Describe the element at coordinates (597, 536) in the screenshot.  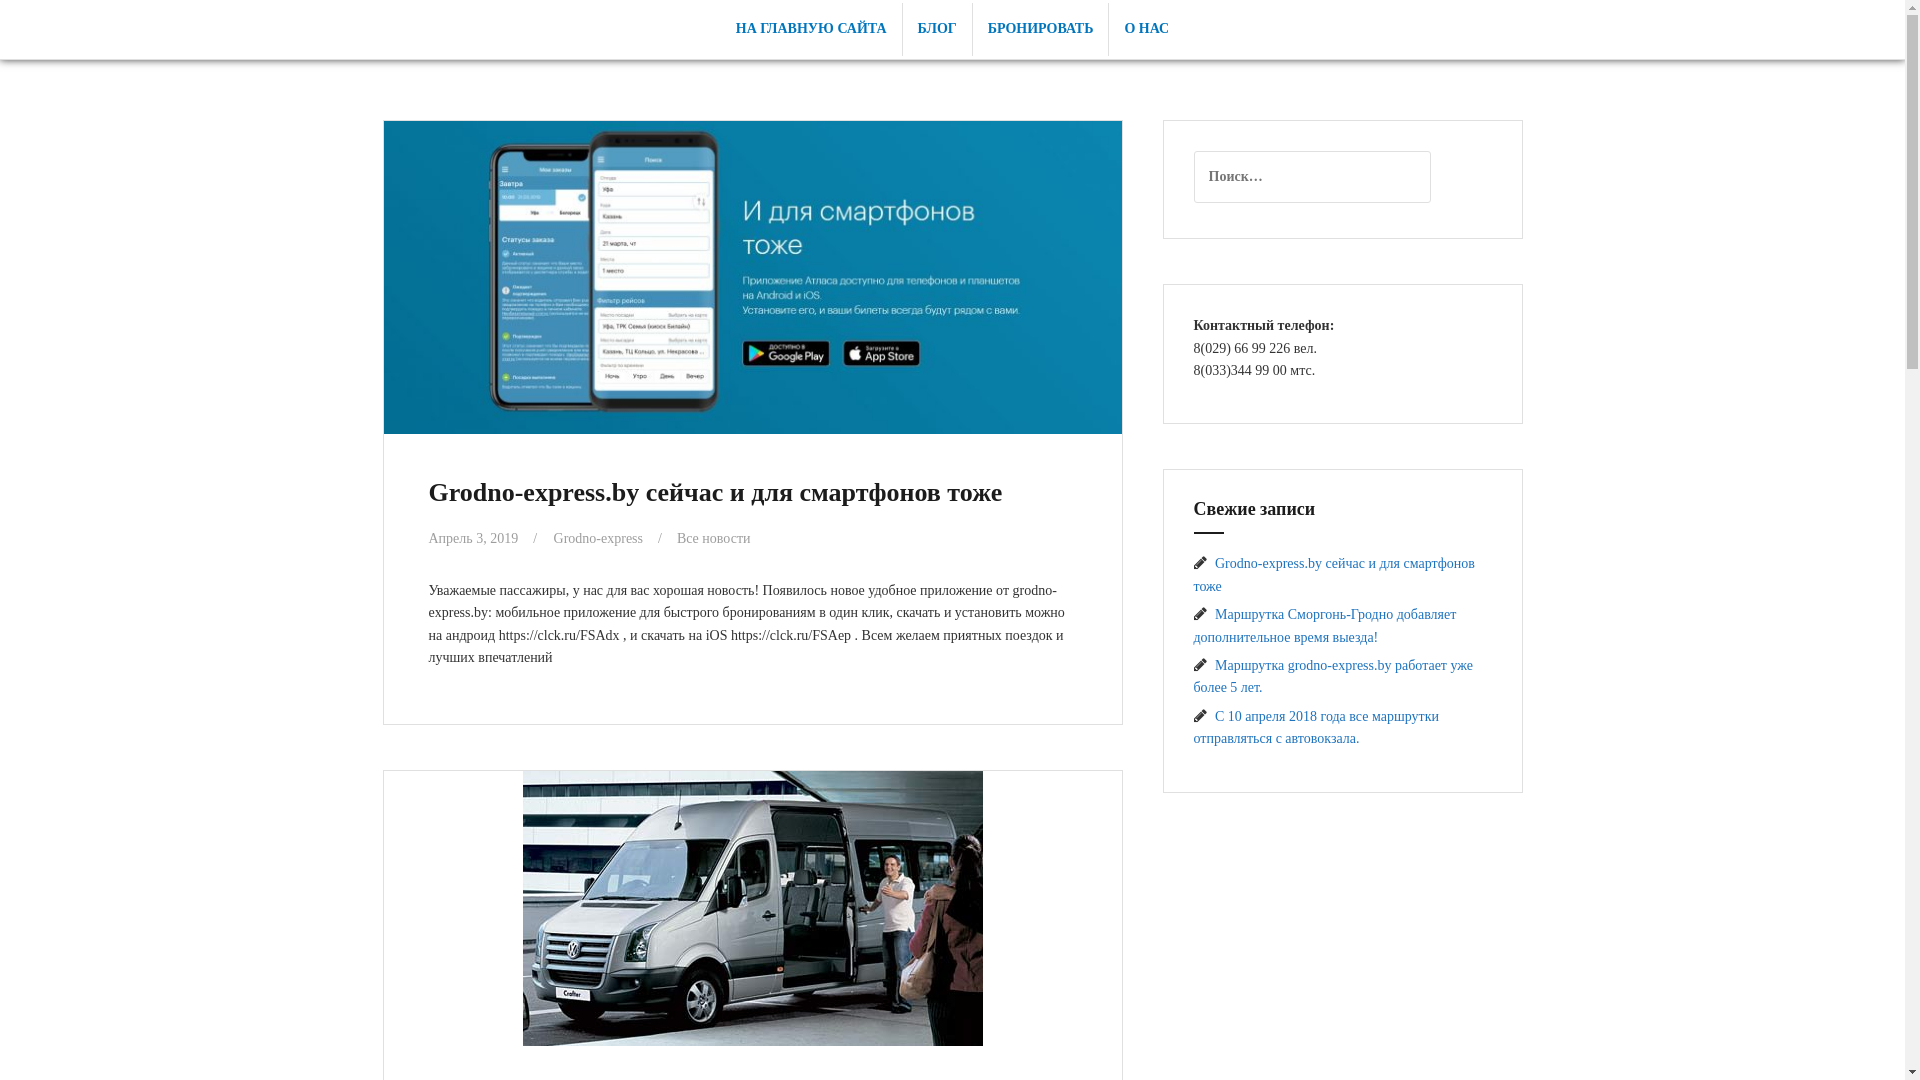
I see `'Grodno-express'` at that location.